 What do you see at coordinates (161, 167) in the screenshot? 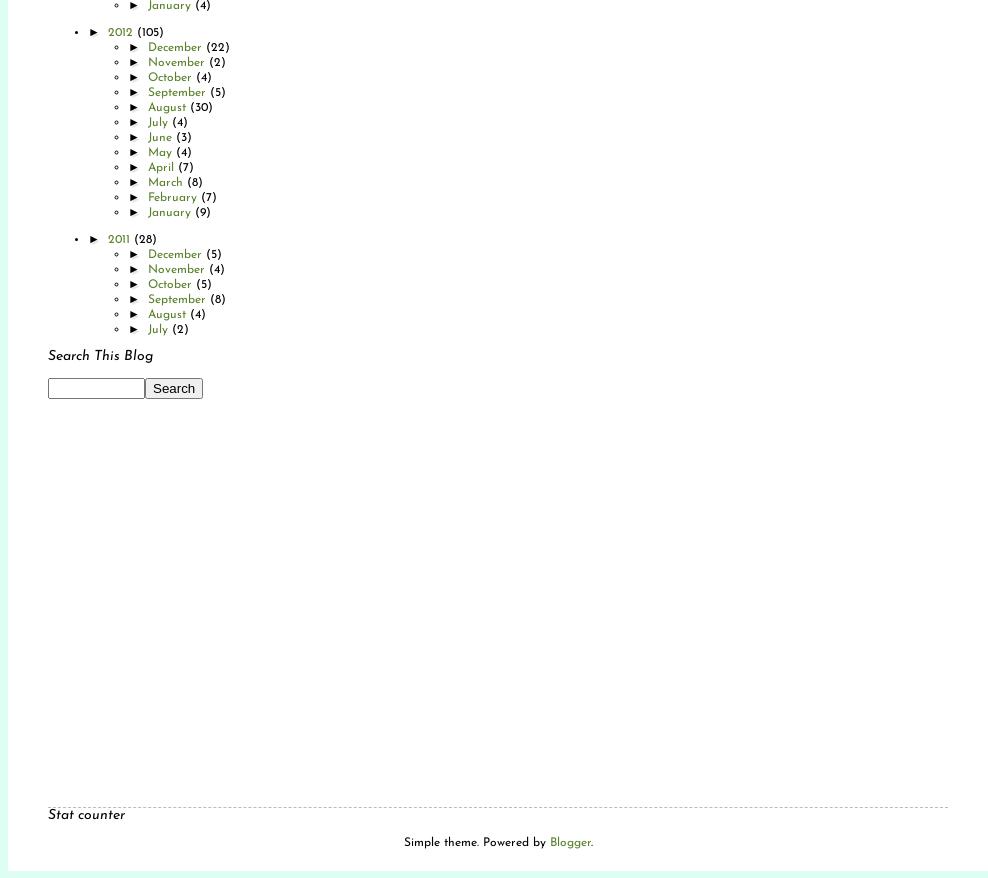
I see `'April'` at bounding box center [161, 167].